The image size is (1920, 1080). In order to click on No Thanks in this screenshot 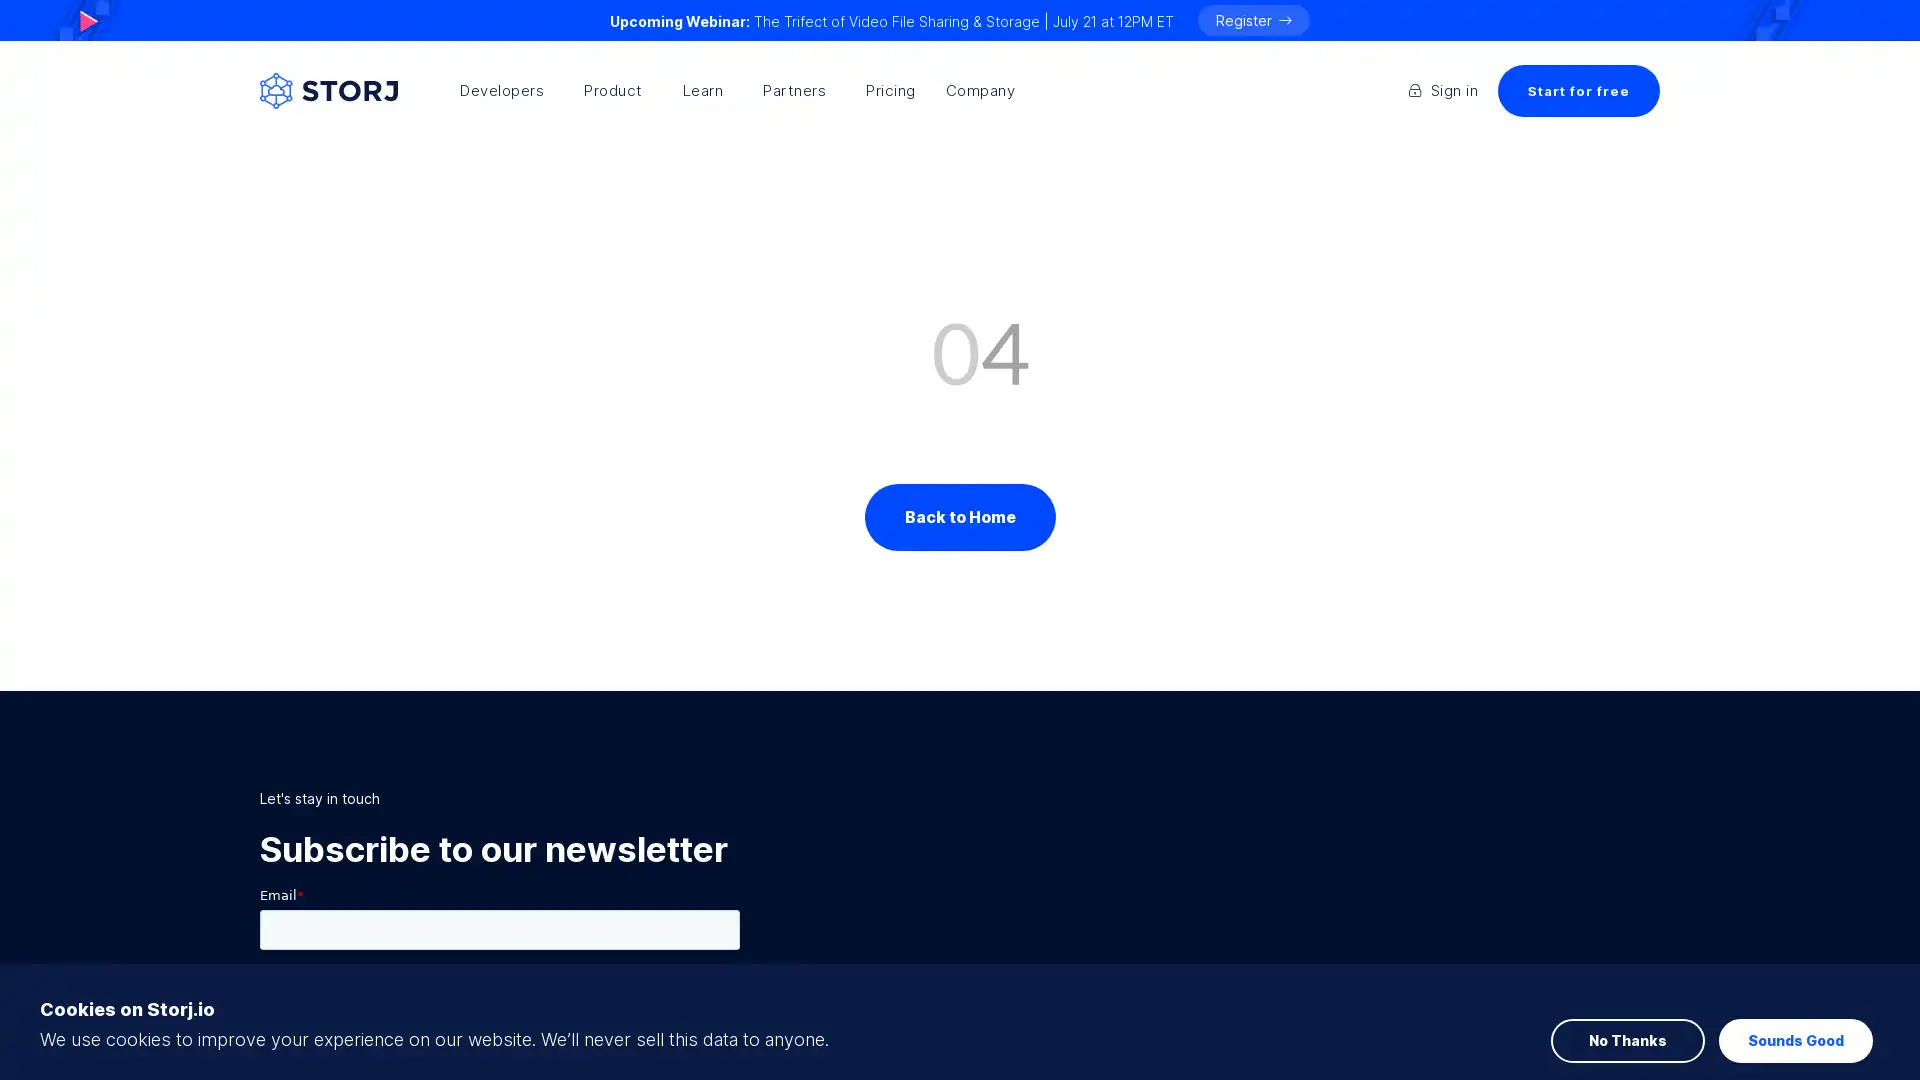, I will do `click(1627, 977)`.